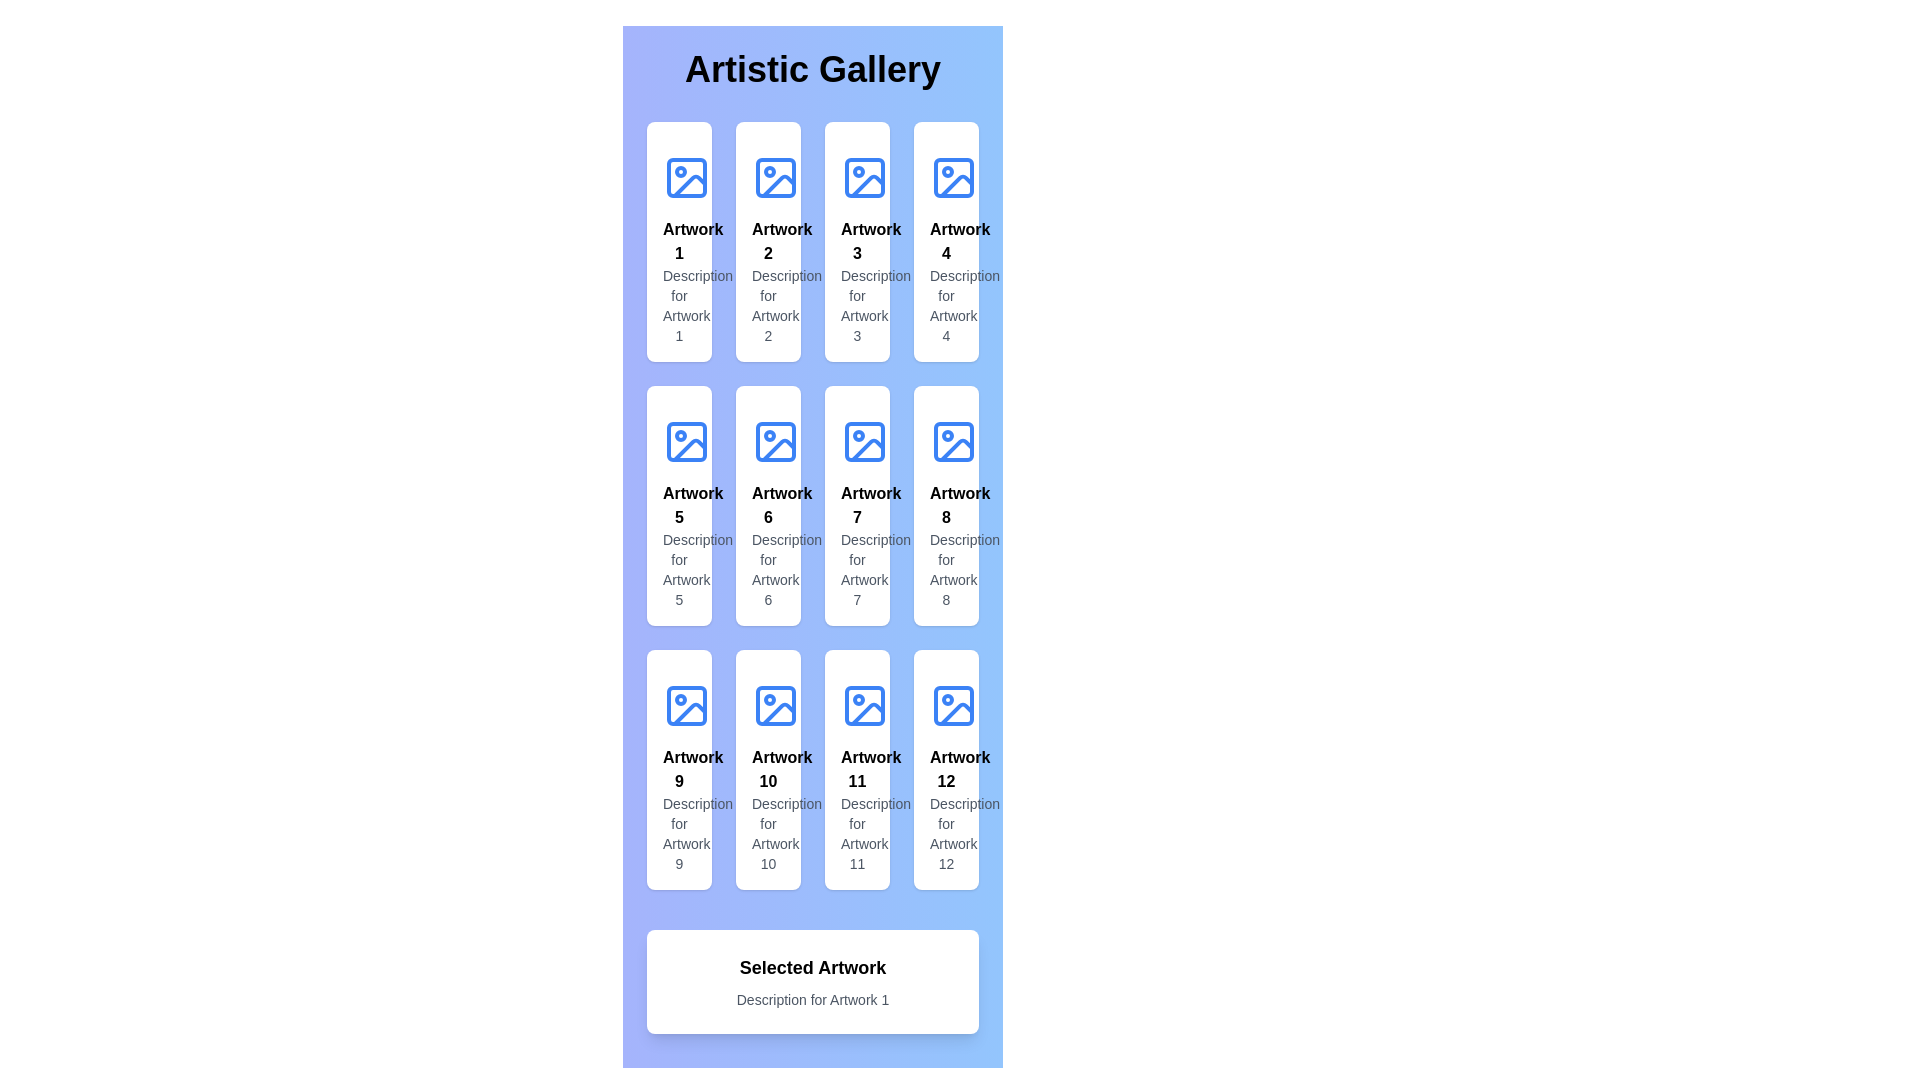 Image resolution: width=1920 pixels, height=1080 pixels. What do you see at coordinates (775, 704) in the screenshot?
I see `the icon depicting a picture frame with a circular element resembling a sun or moon, located at the top center of the 'Artwork 10' card` at bounding box center [775, 704].